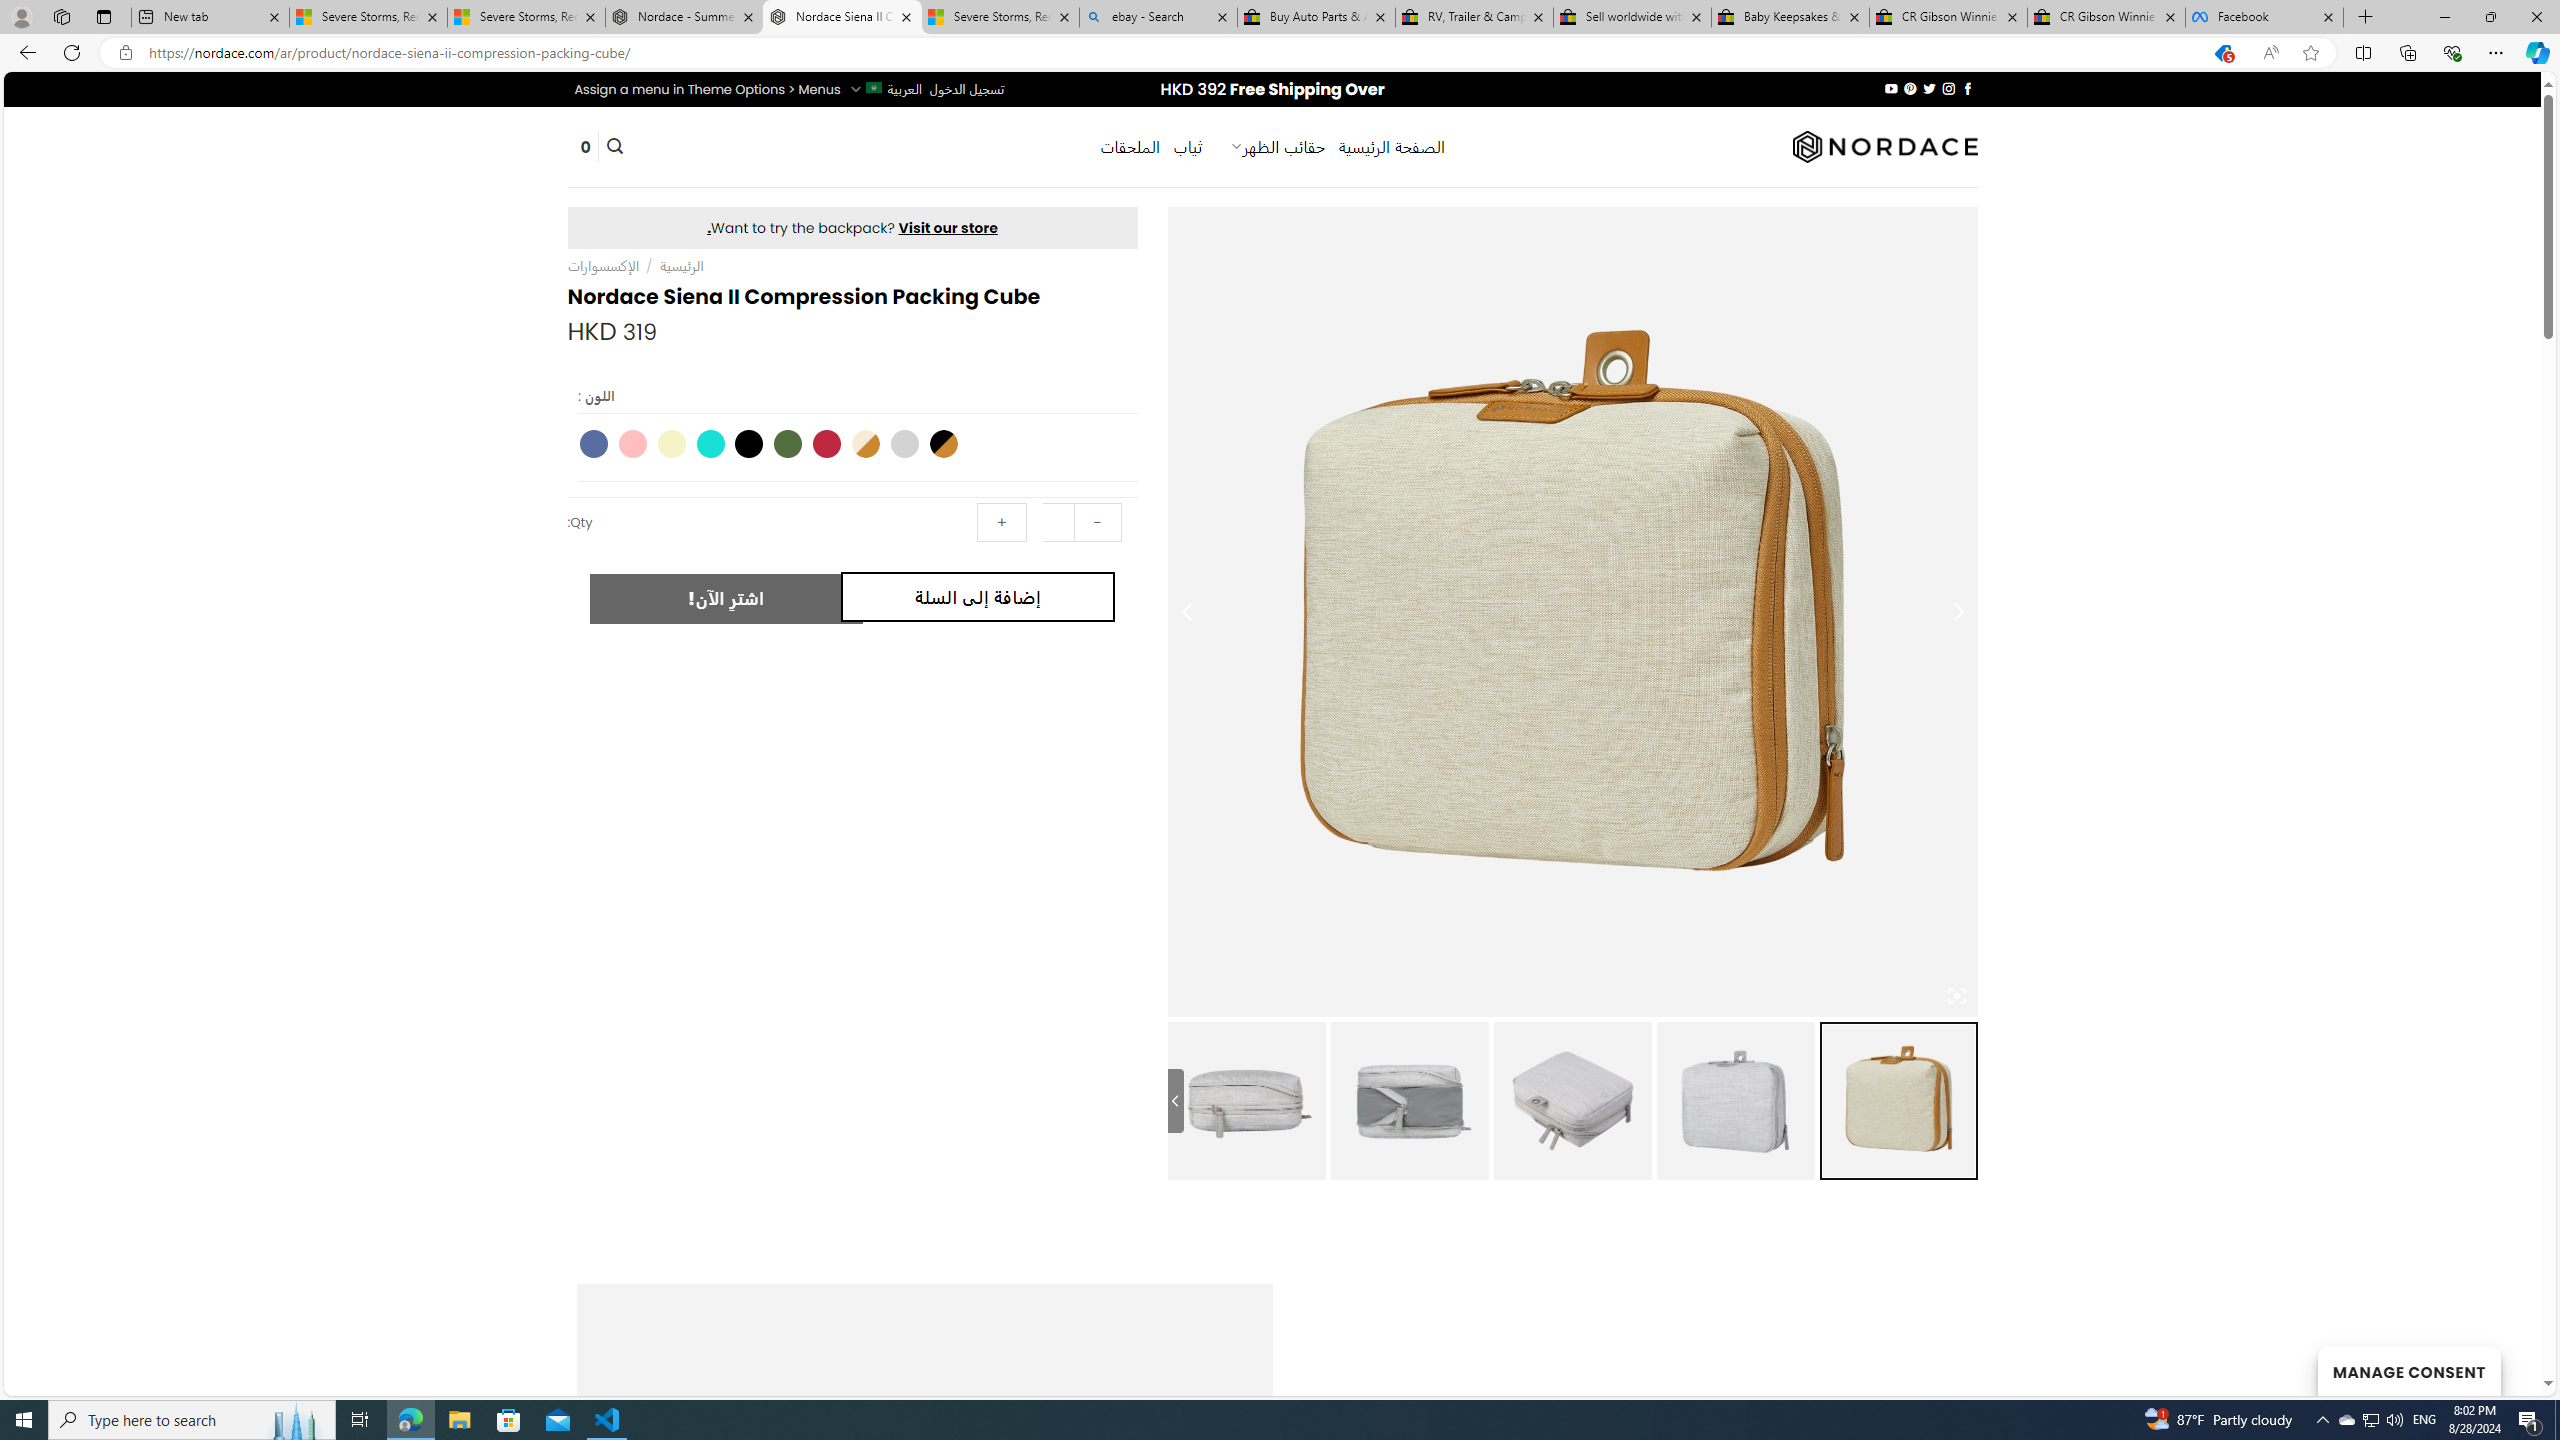 Image resolution: width=2560 pixels, height=1440 pixels. Describe the element at coordinates (1890, 88) in the screenshot. I see `'Follow on YouTube'` at that location.